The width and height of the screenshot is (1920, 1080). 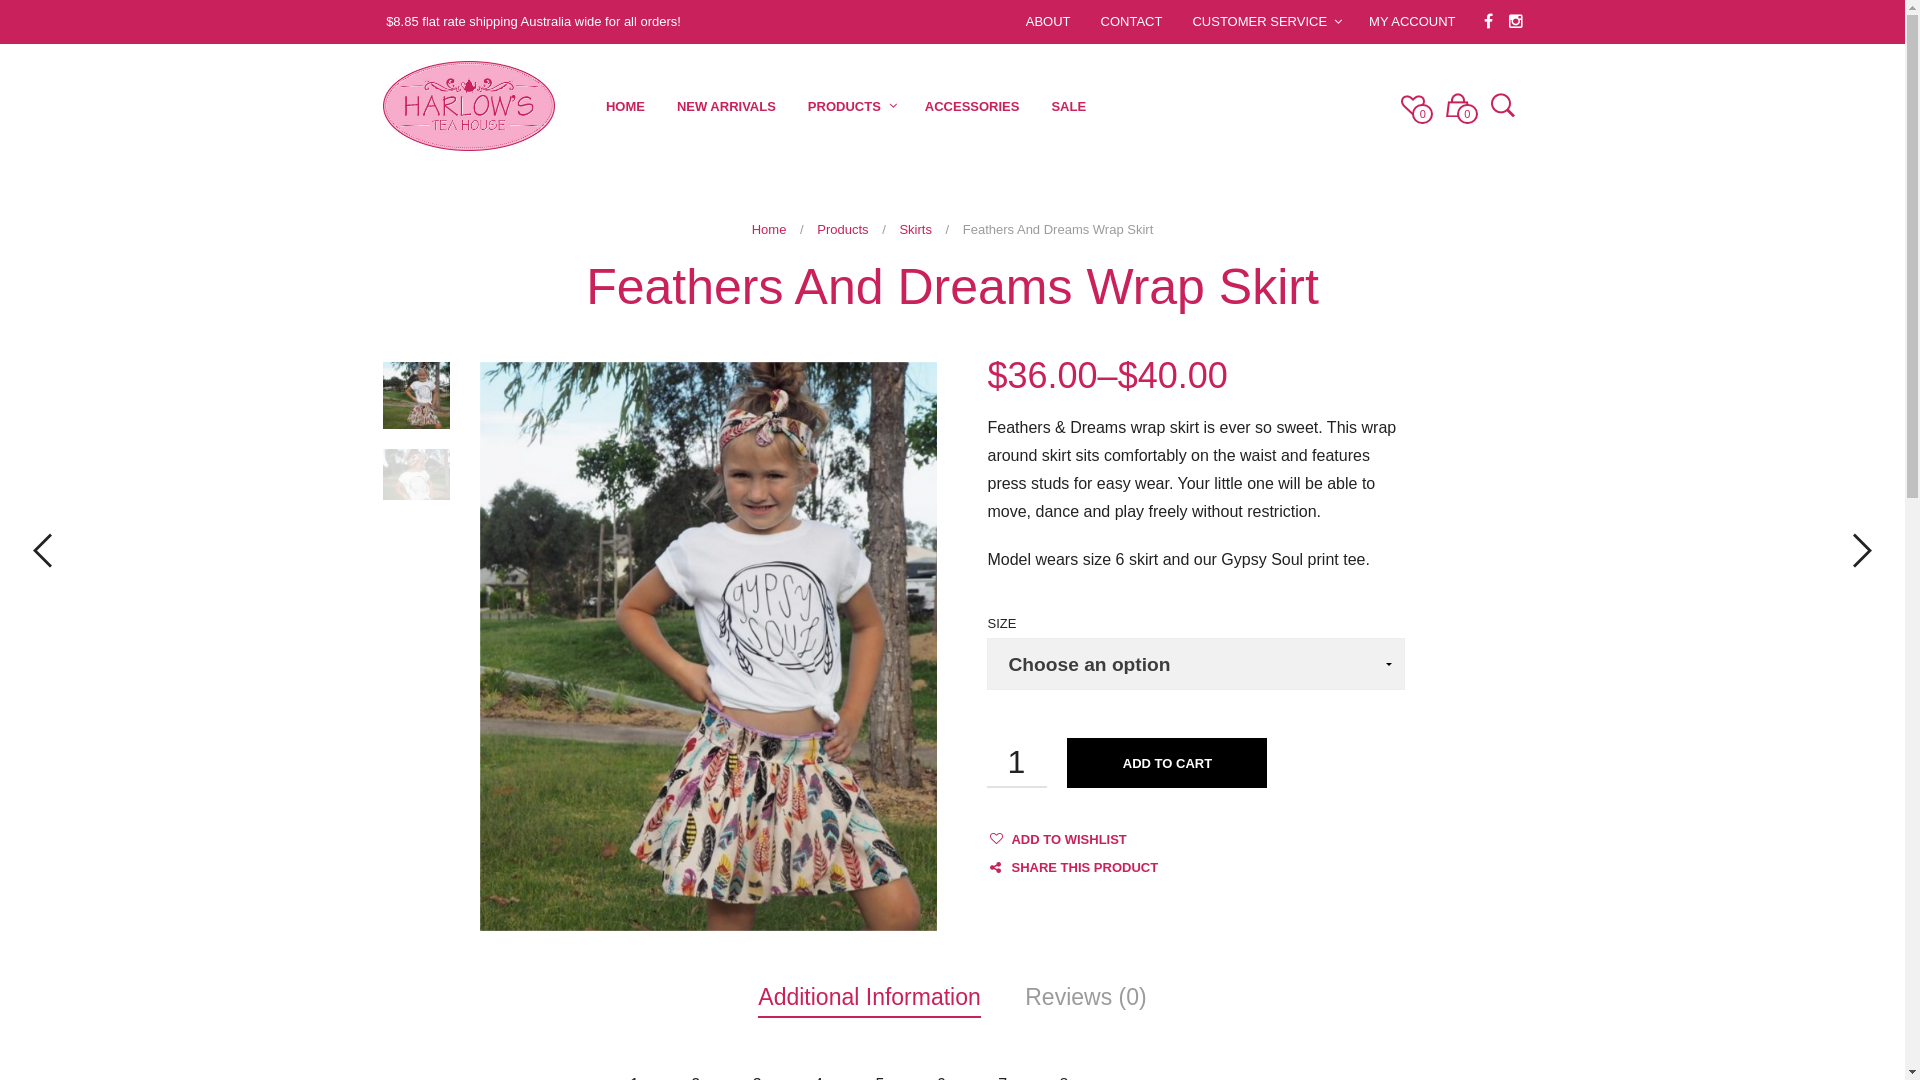 I want to click on 'HOME', so click(x=589, y=106).